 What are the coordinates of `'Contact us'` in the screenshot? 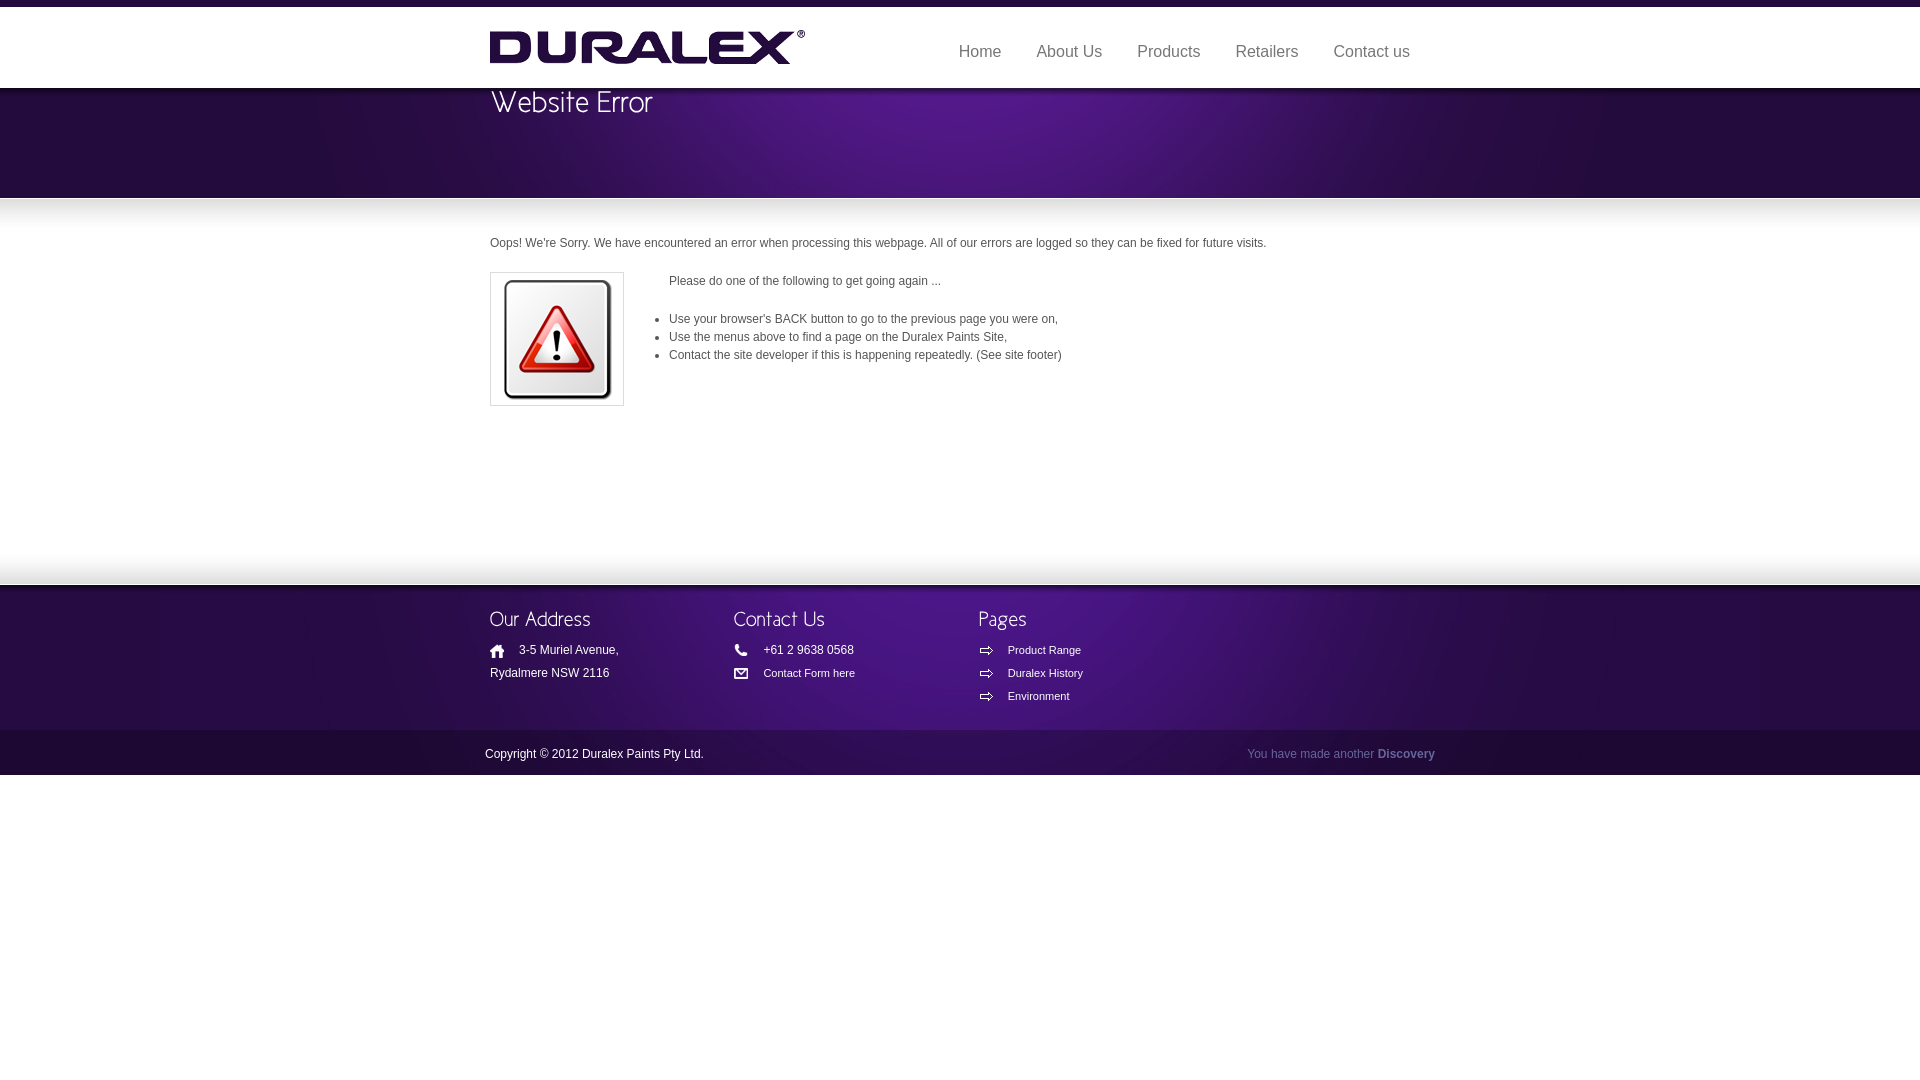 It's located at (1371, 51).